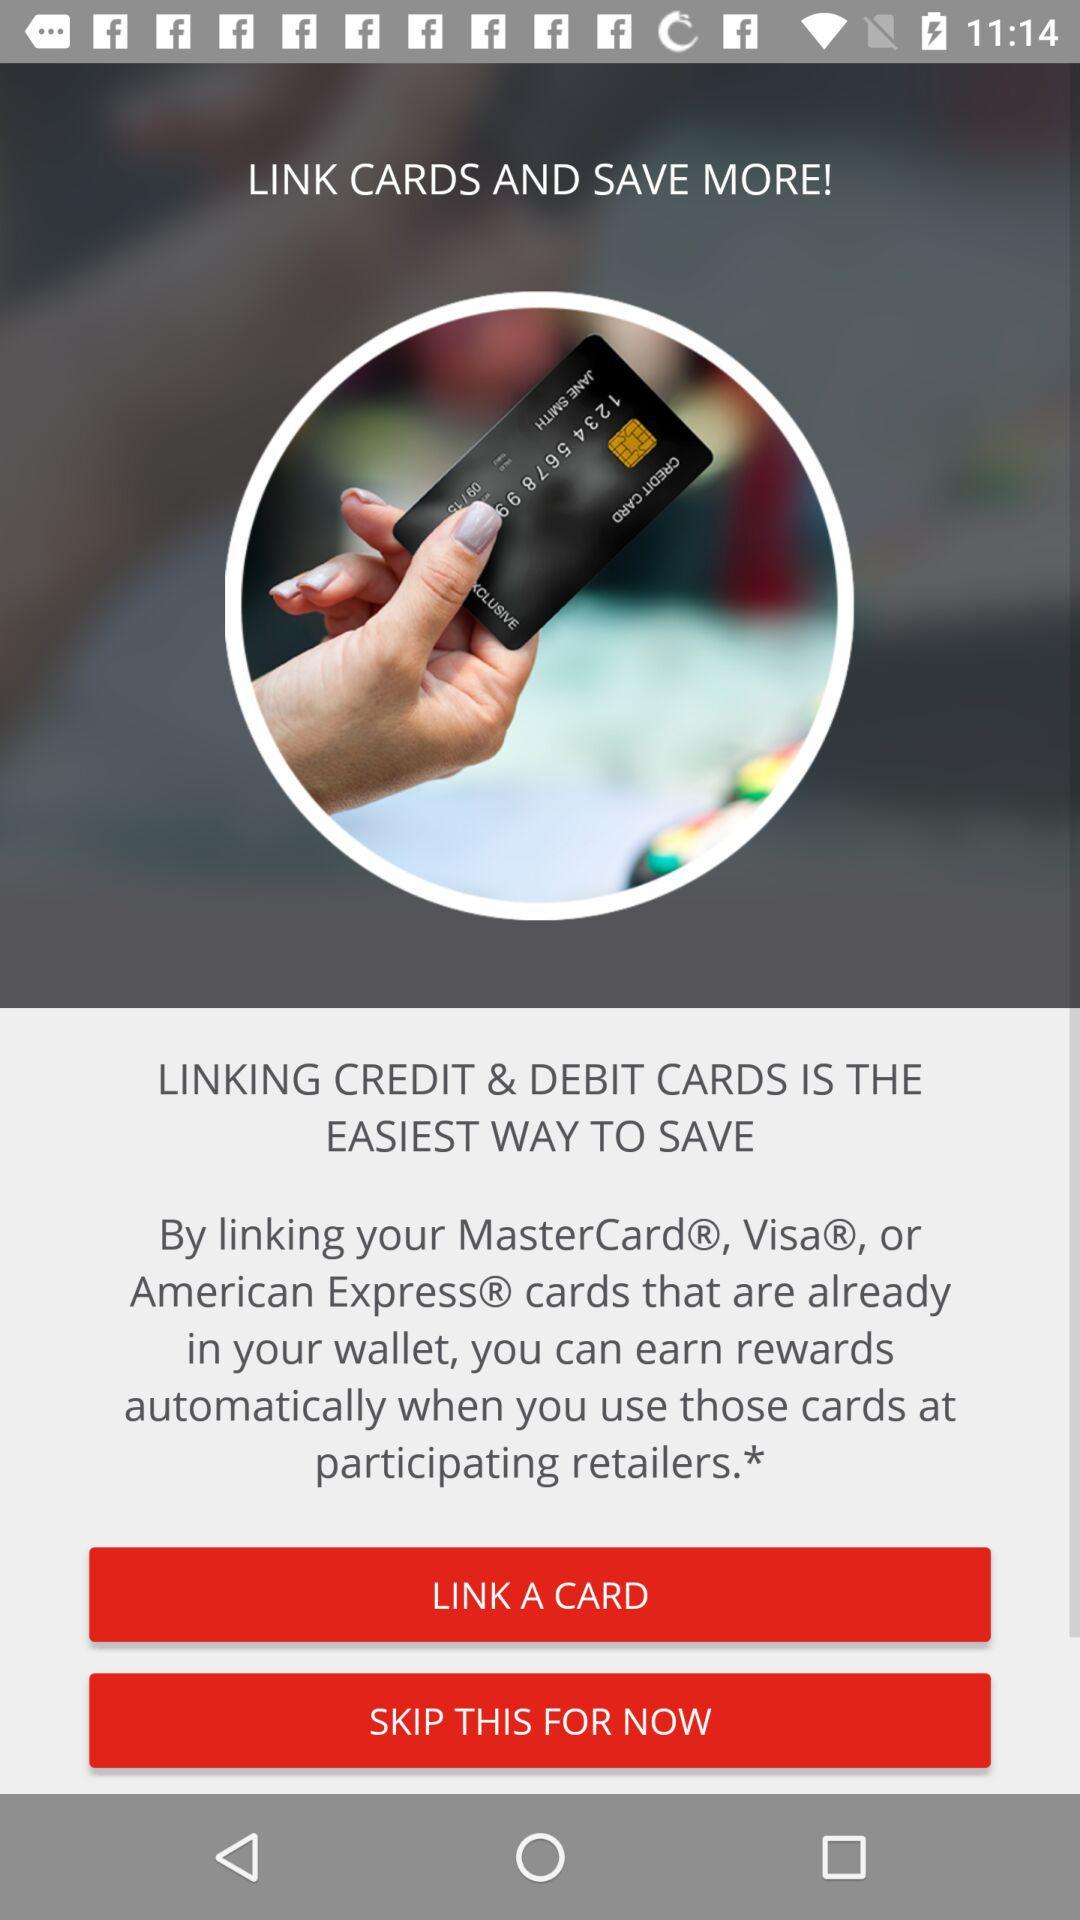 This screenshot has width=1080, height=1920. I want to click on link a card item, so click(540, 1593).